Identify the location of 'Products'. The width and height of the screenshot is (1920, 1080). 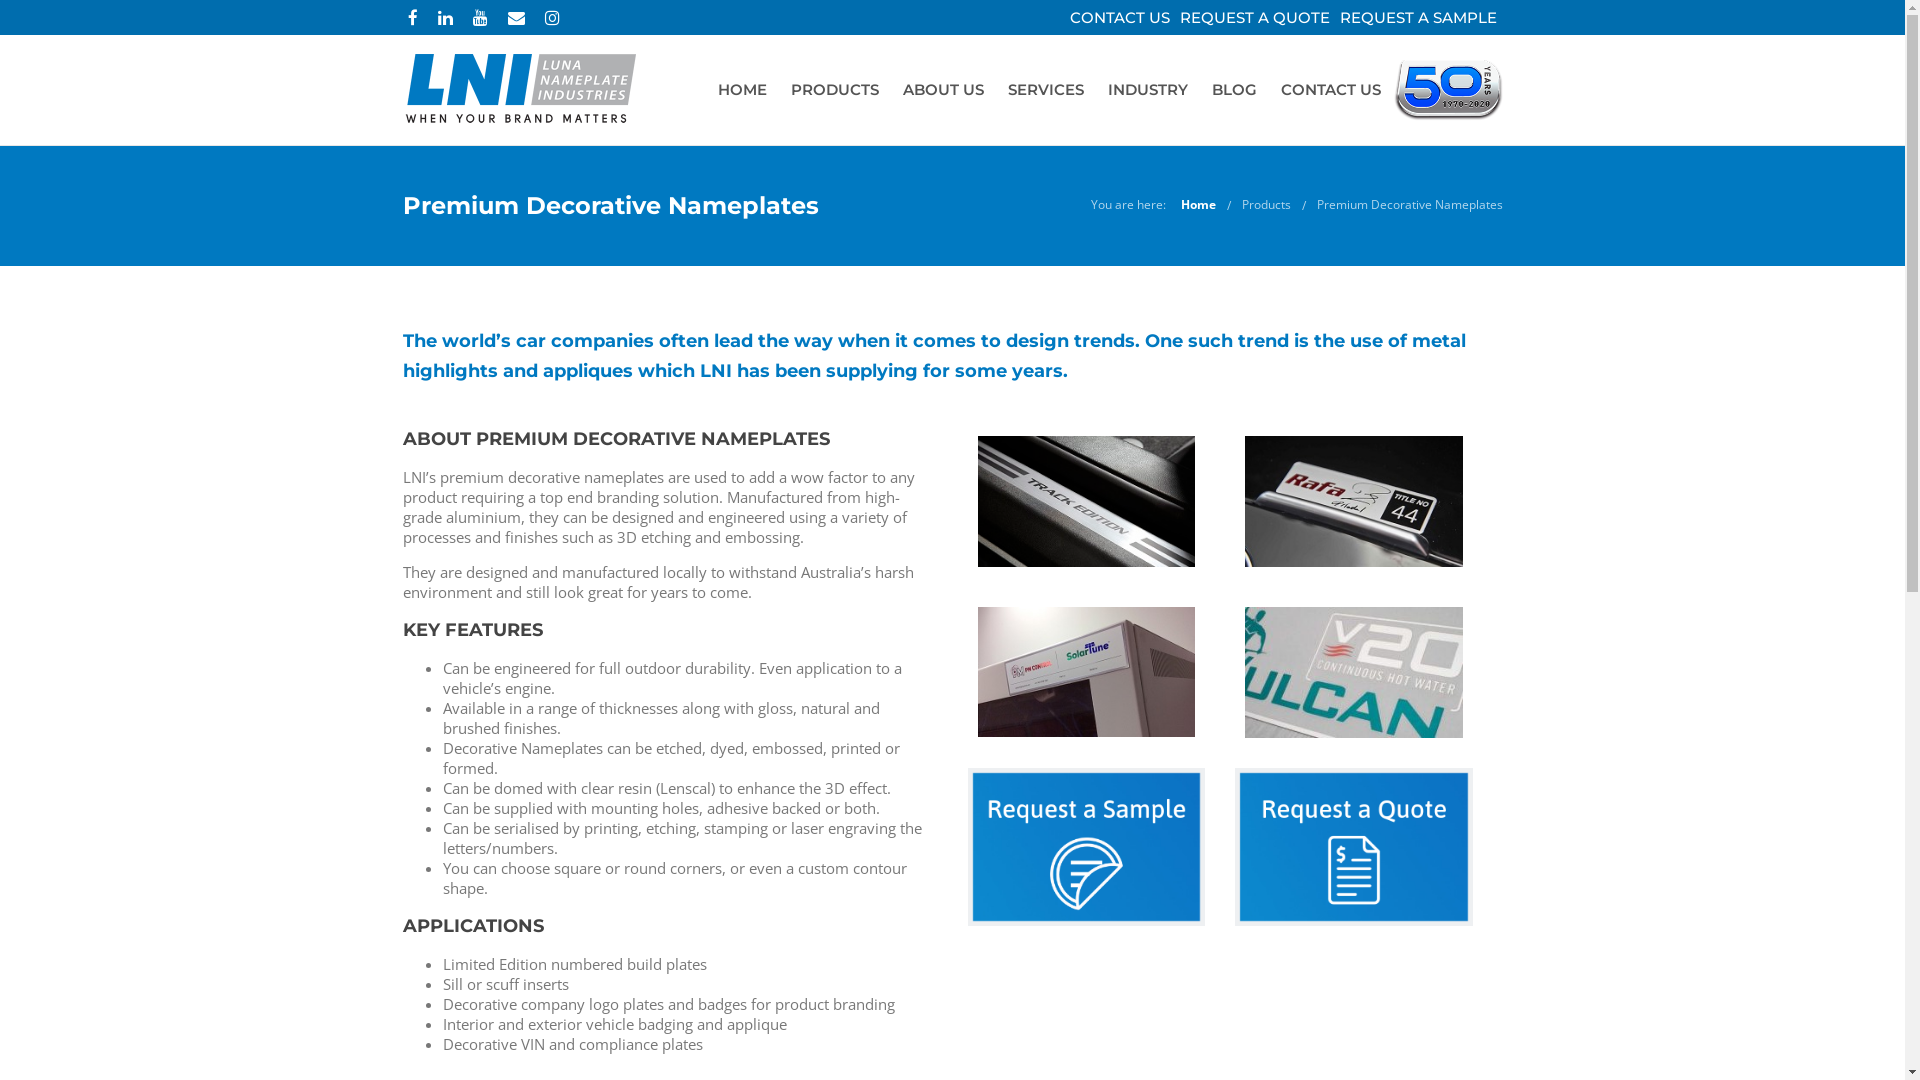
(1265, 204).